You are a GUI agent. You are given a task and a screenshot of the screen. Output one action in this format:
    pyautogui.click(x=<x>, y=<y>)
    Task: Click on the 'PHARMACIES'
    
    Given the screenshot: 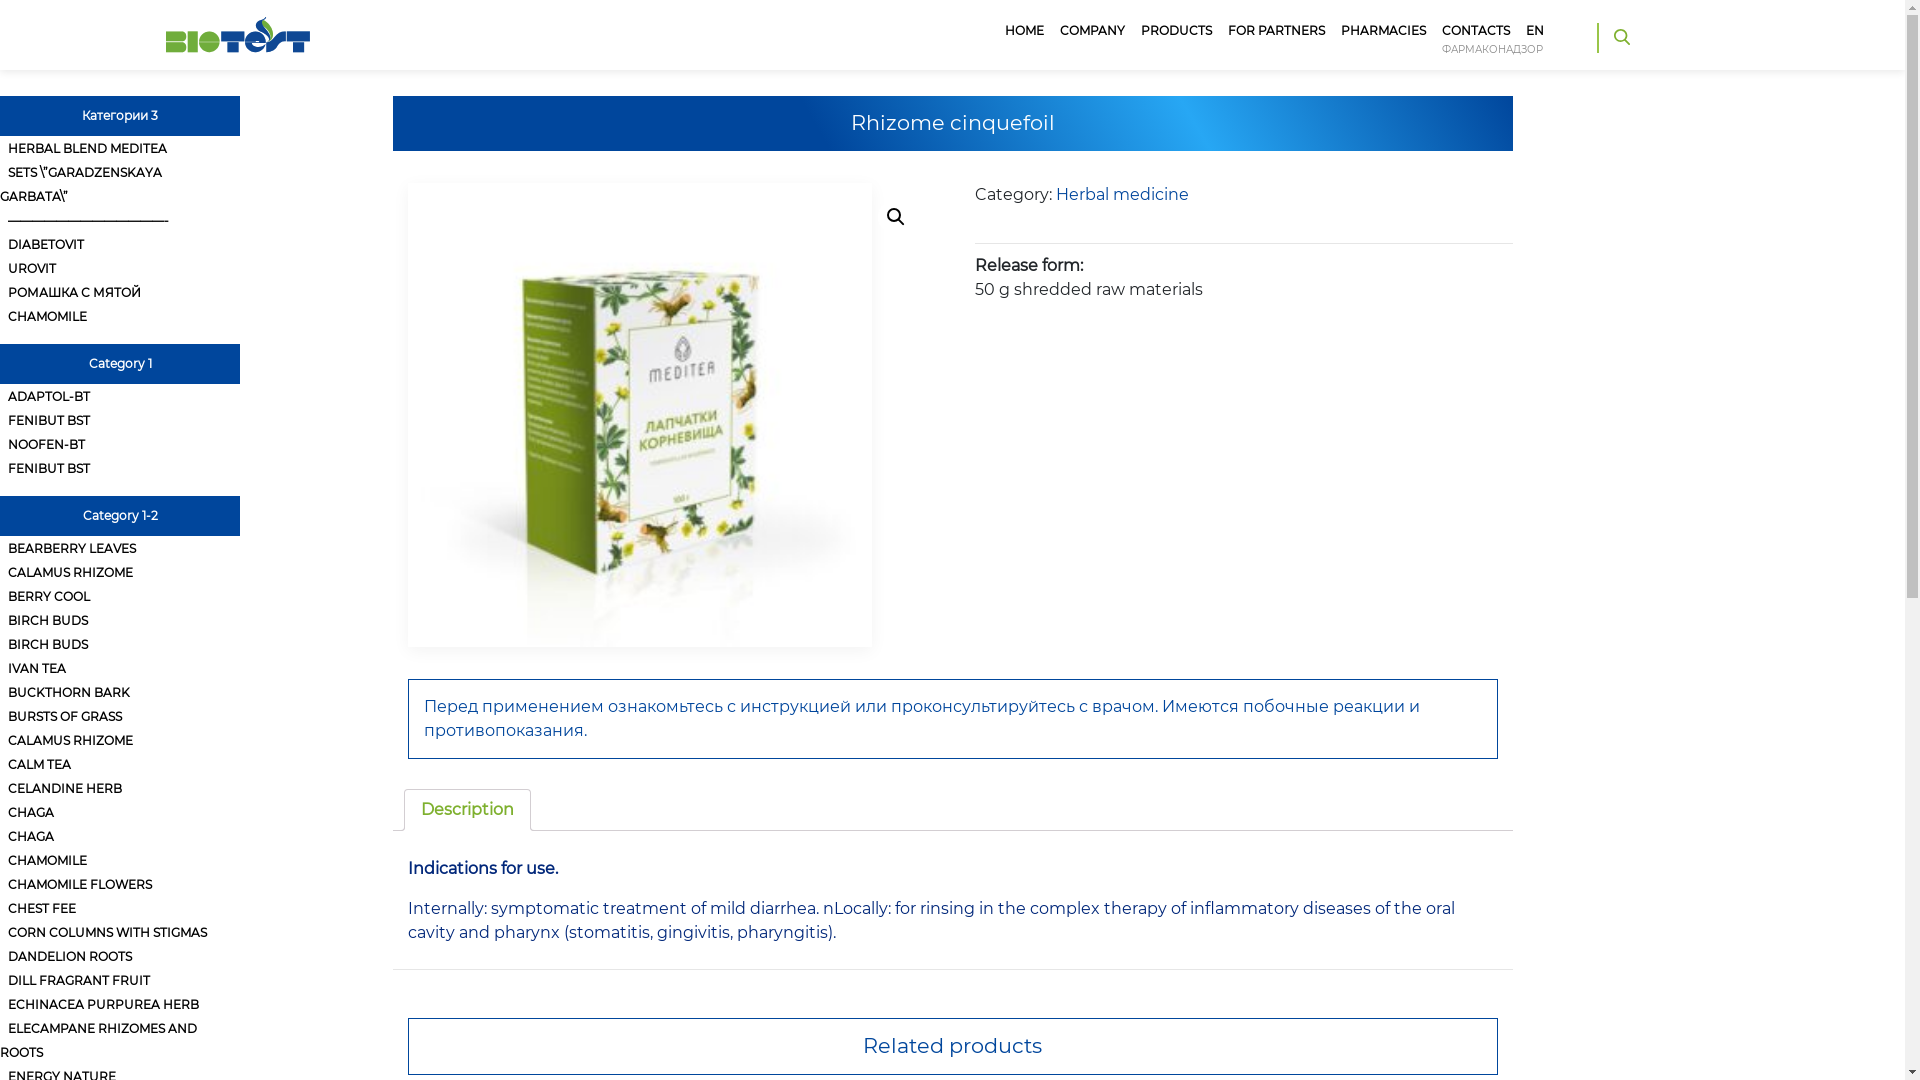 What is the action you would take?
    pyautogui.click(x=1382, y=30)
    